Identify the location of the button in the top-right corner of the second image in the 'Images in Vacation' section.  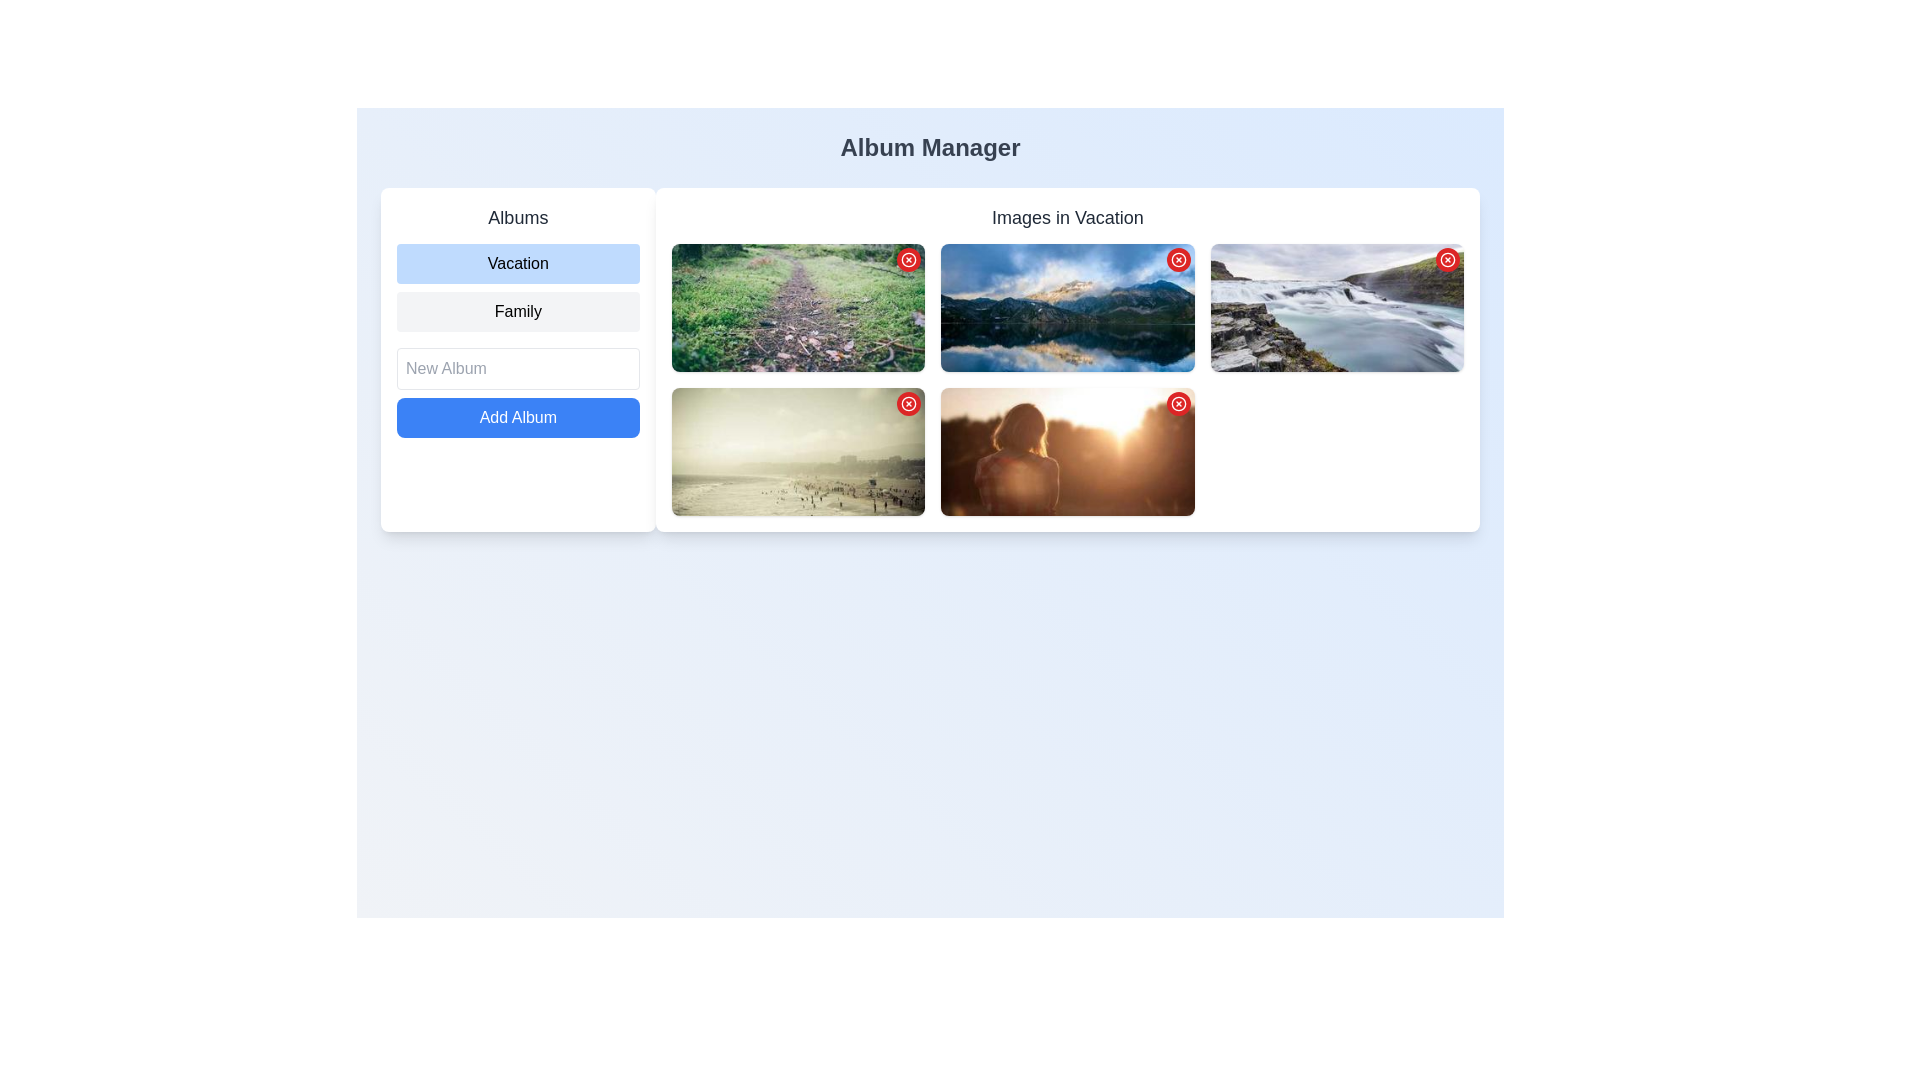
(1178, 258).